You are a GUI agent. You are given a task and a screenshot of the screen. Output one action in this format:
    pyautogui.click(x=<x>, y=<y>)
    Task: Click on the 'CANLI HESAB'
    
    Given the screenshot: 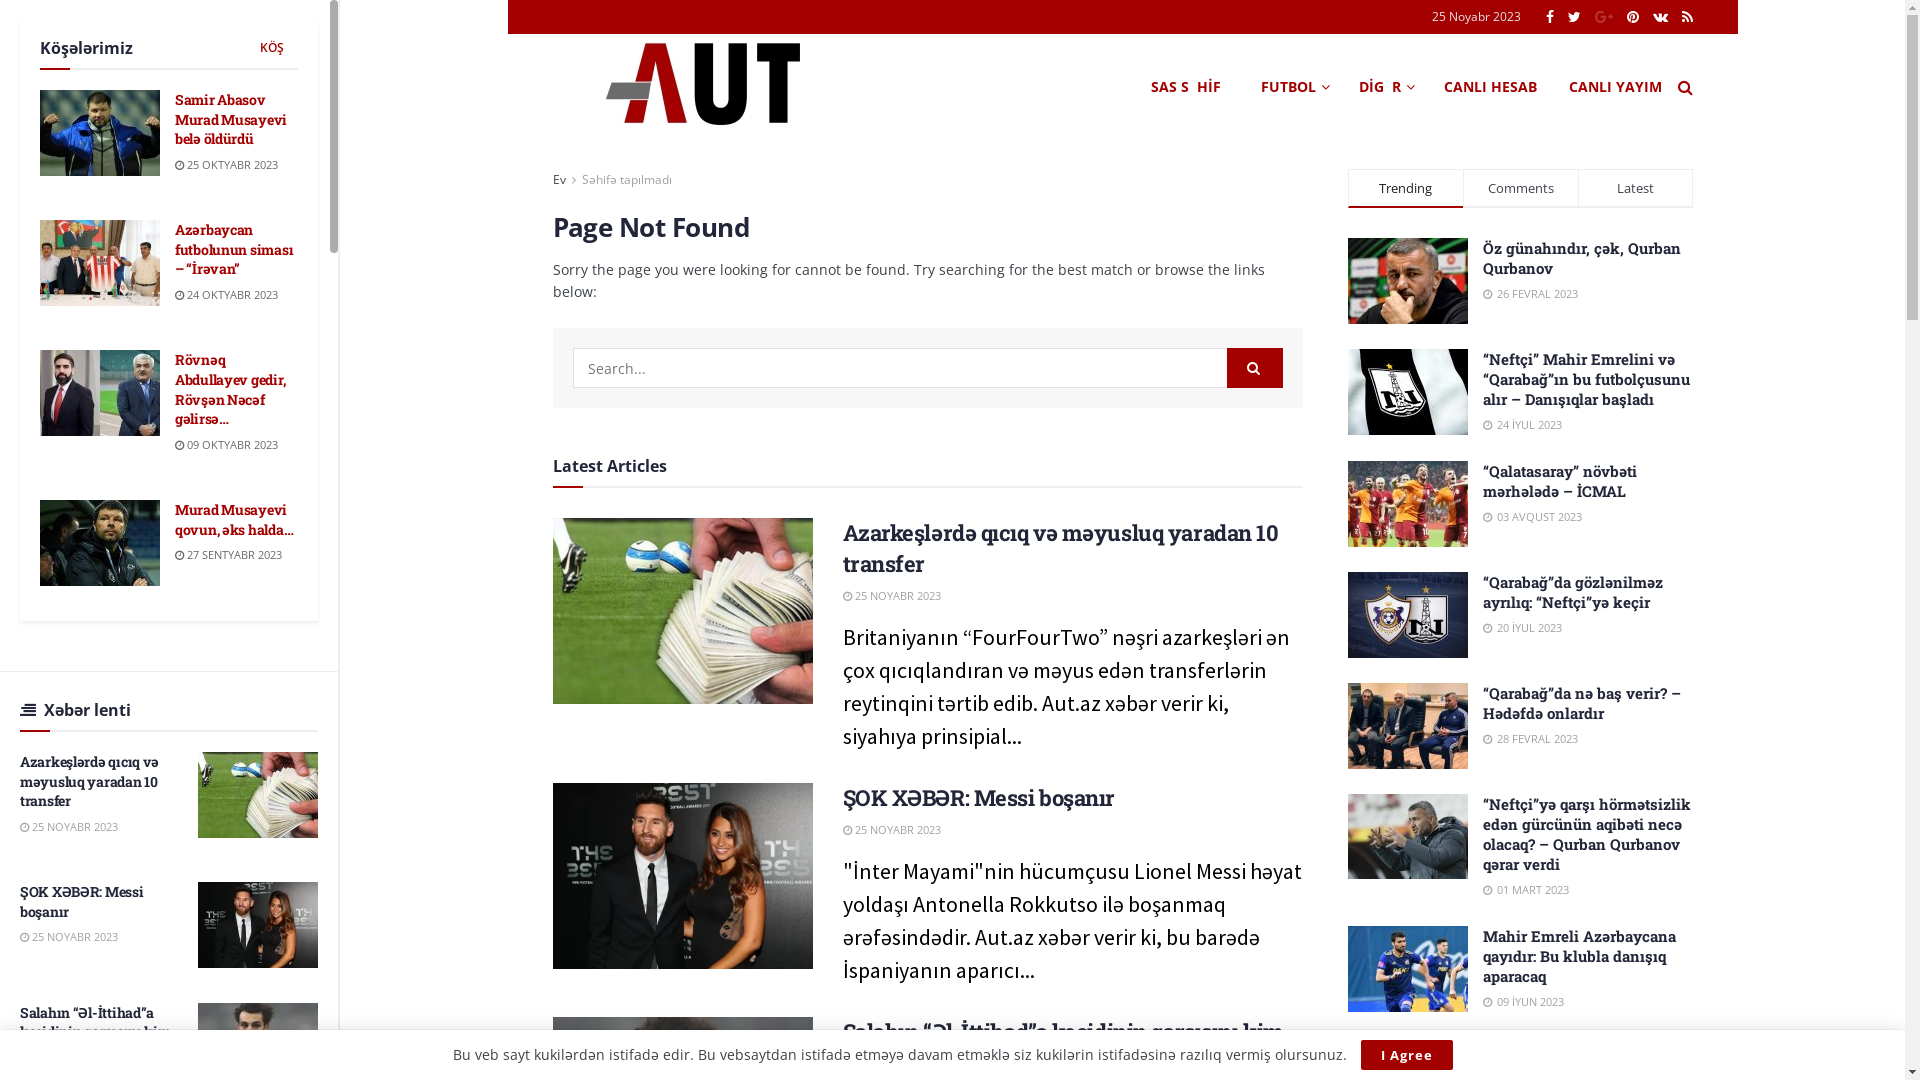 What is the action you would take?
    pyautogui.click(x=1490, y=86)
    